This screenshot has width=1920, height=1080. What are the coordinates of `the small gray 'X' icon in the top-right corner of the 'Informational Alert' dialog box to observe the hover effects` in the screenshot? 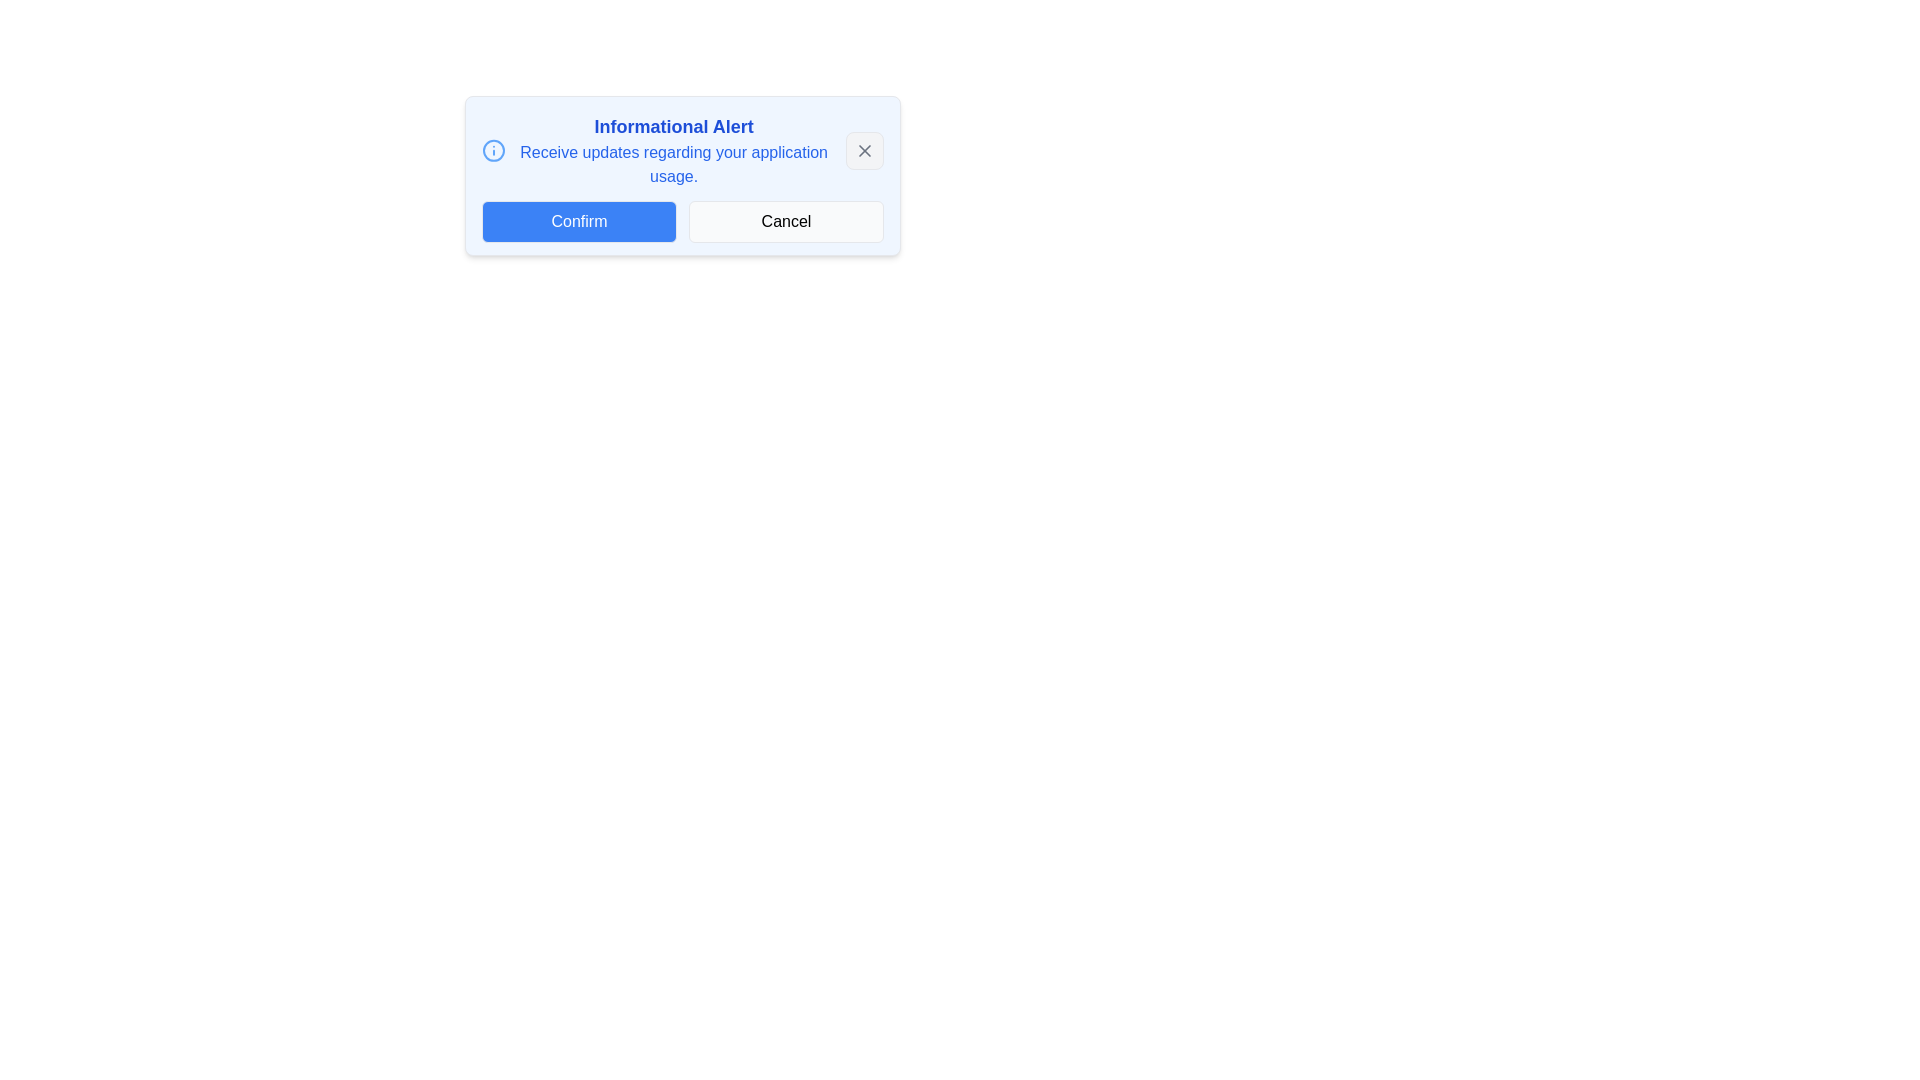 It's located at (864, 149).